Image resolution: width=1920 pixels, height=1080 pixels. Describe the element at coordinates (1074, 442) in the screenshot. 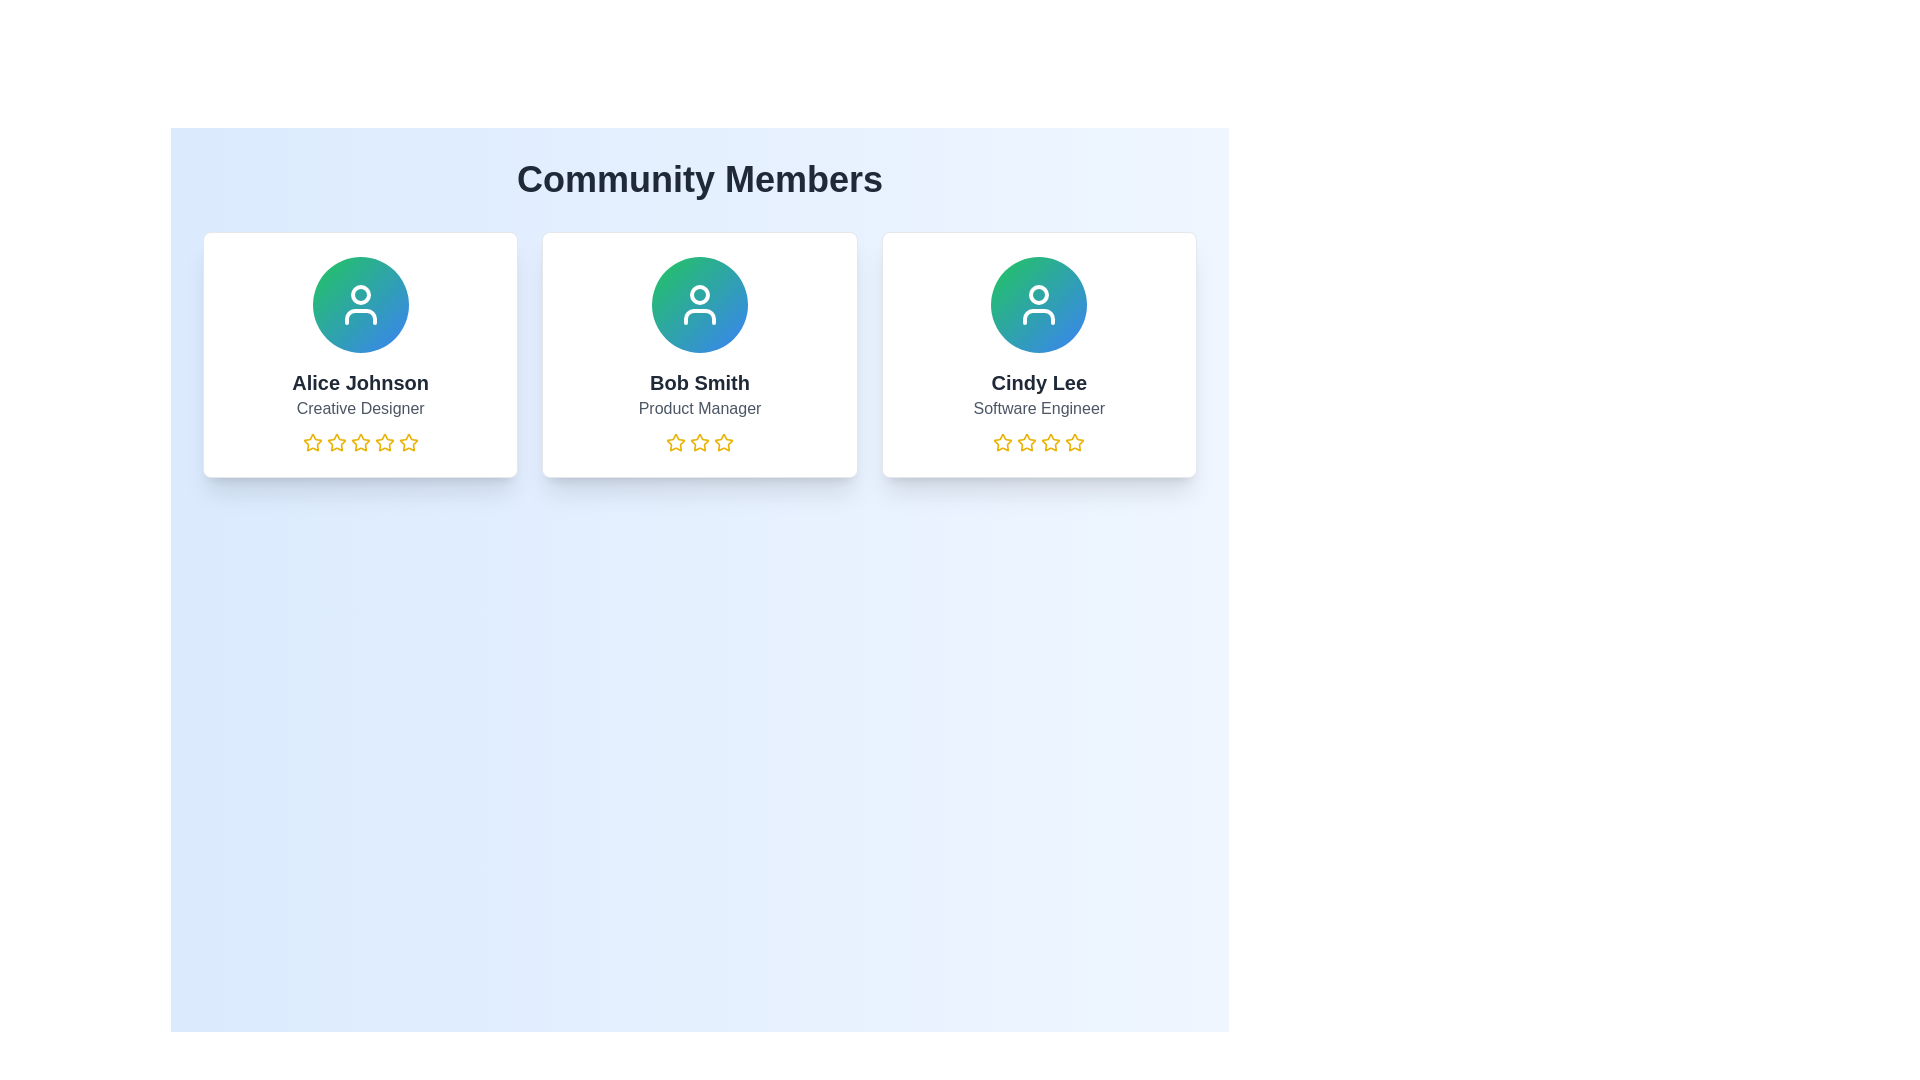

I see `the fifth yellow star icon in the rating system under the profile card of 'Cindy Lee - Software Engineer'` at that location.